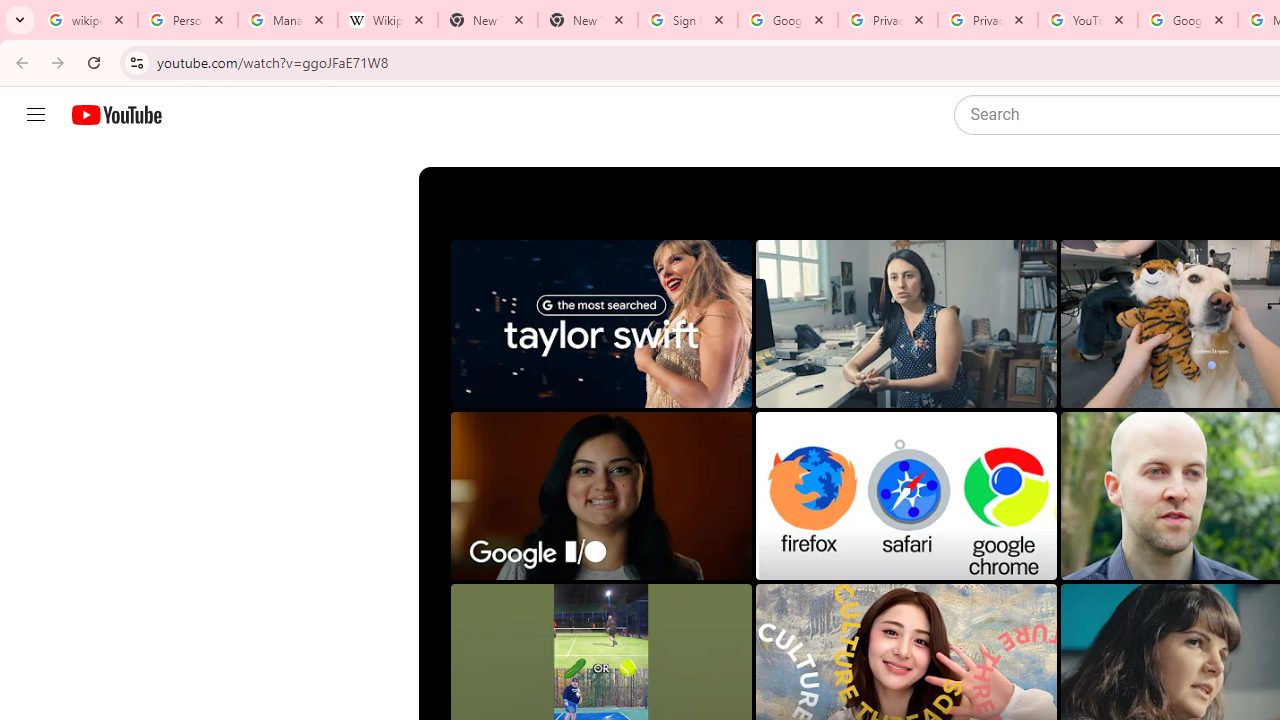  Describe the element at coordinates (1187, 20) in the screenshot. I see `'Google Account Help'` at that location.